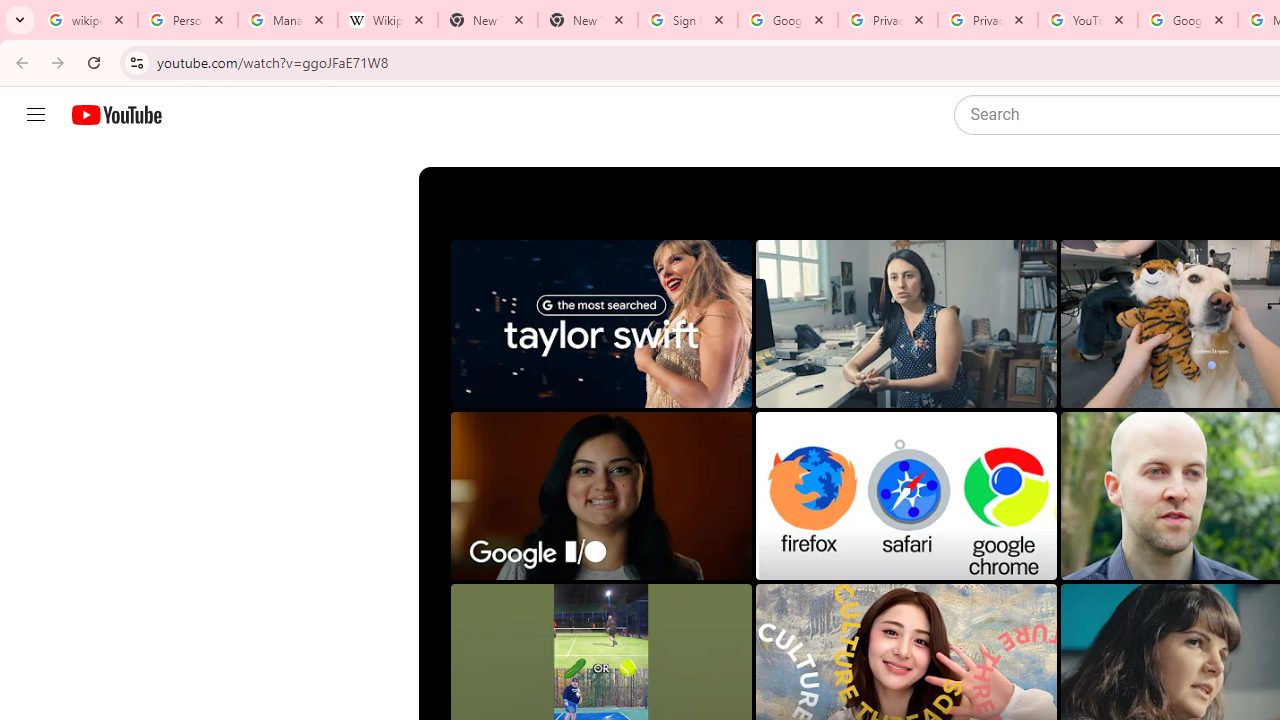  Describe the element at coordinates (1187, 20) in the screenshot. I see `'Google Account Help'` at that location.